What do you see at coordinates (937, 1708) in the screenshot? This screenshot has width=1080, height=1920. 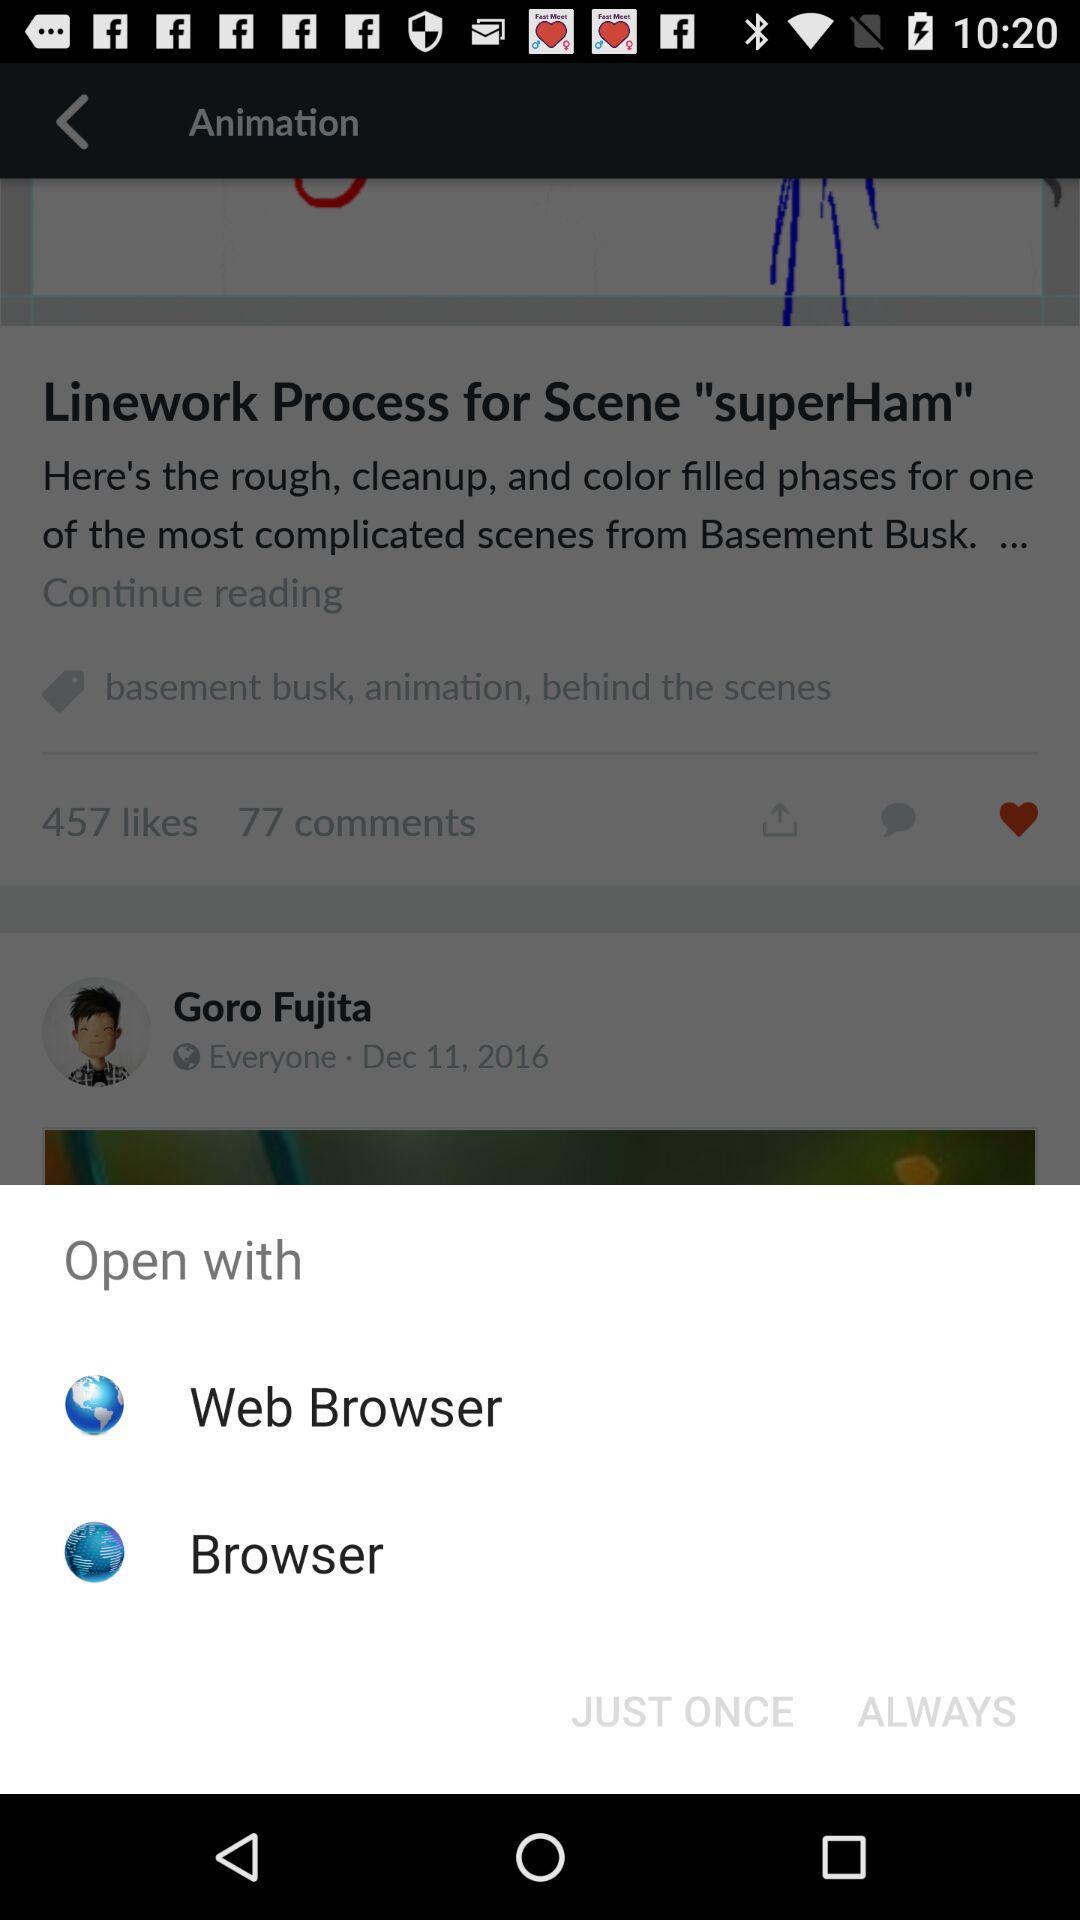 I see `item to the right of the just once button` at bounding box center [937, 1708].